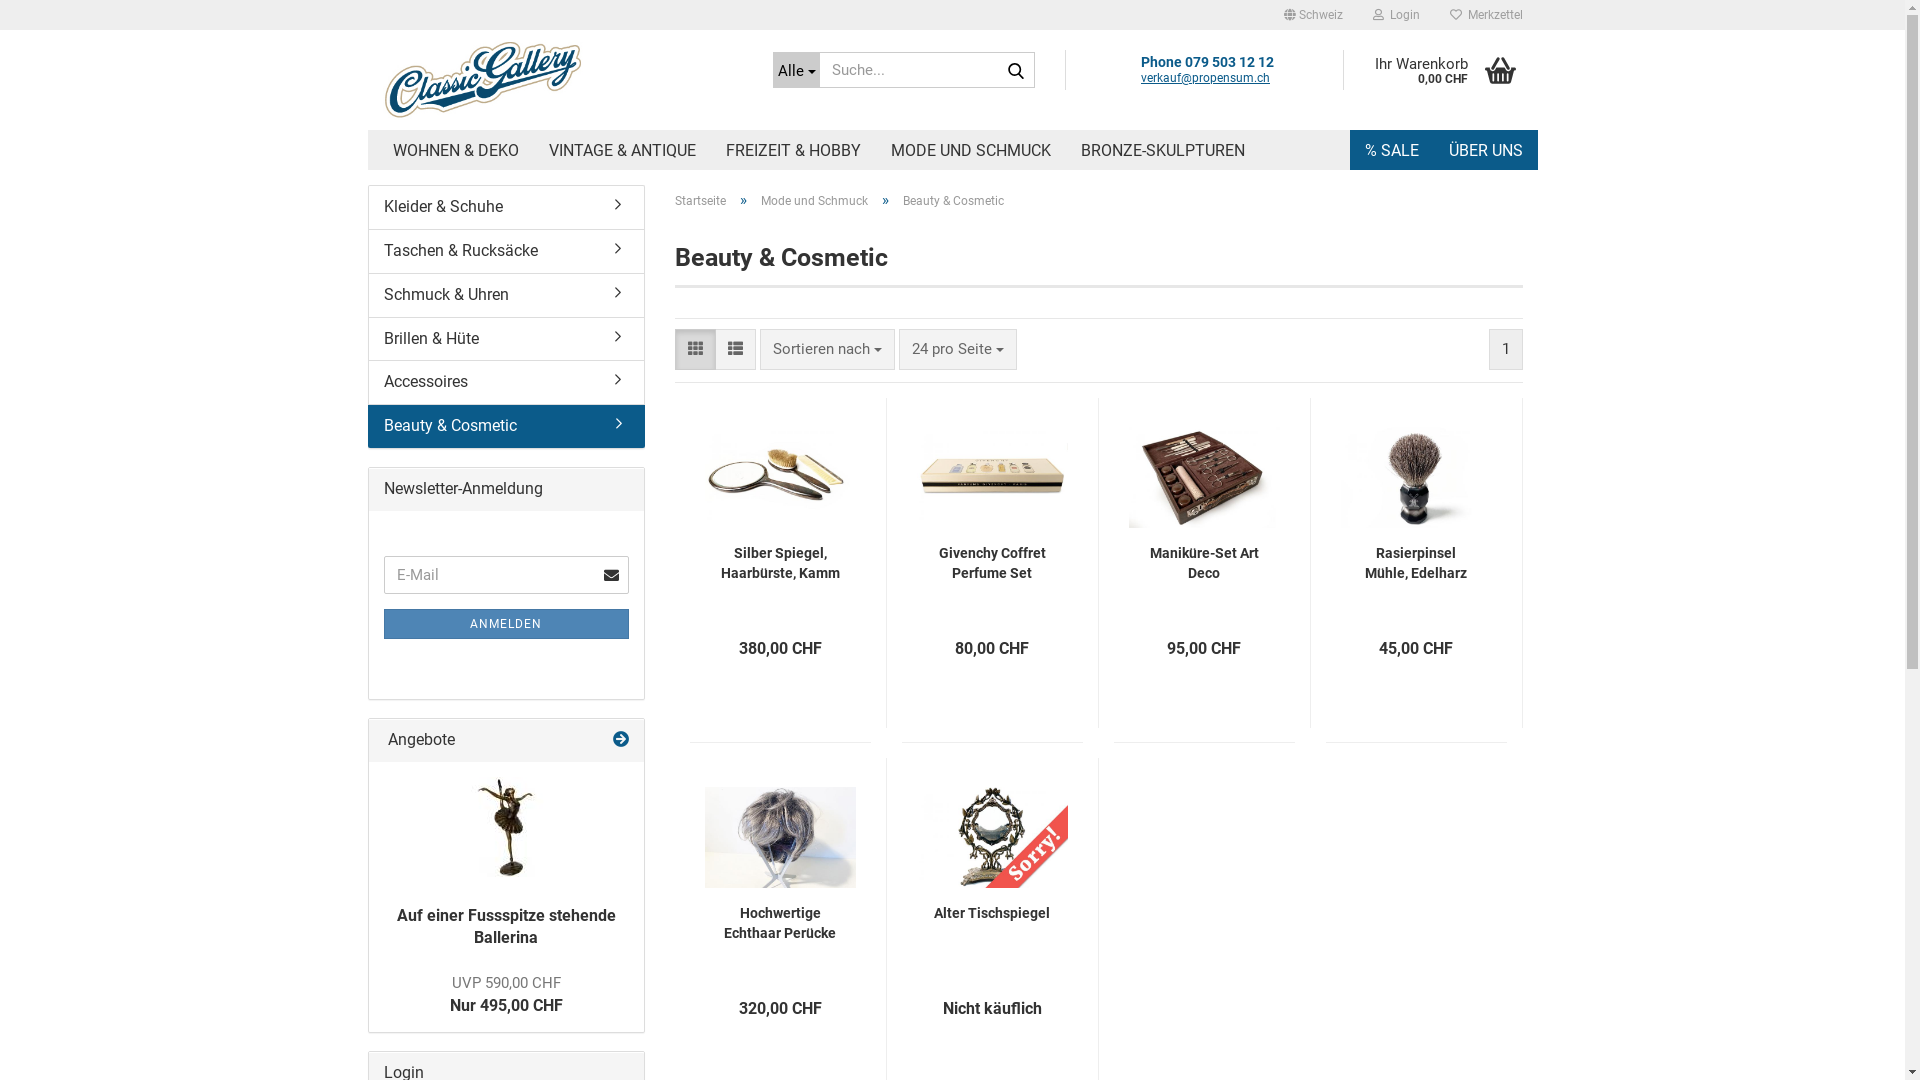 This screenshot has height=1080, width=1920. I want to click on 'Schweiz', so click(1312, 15).